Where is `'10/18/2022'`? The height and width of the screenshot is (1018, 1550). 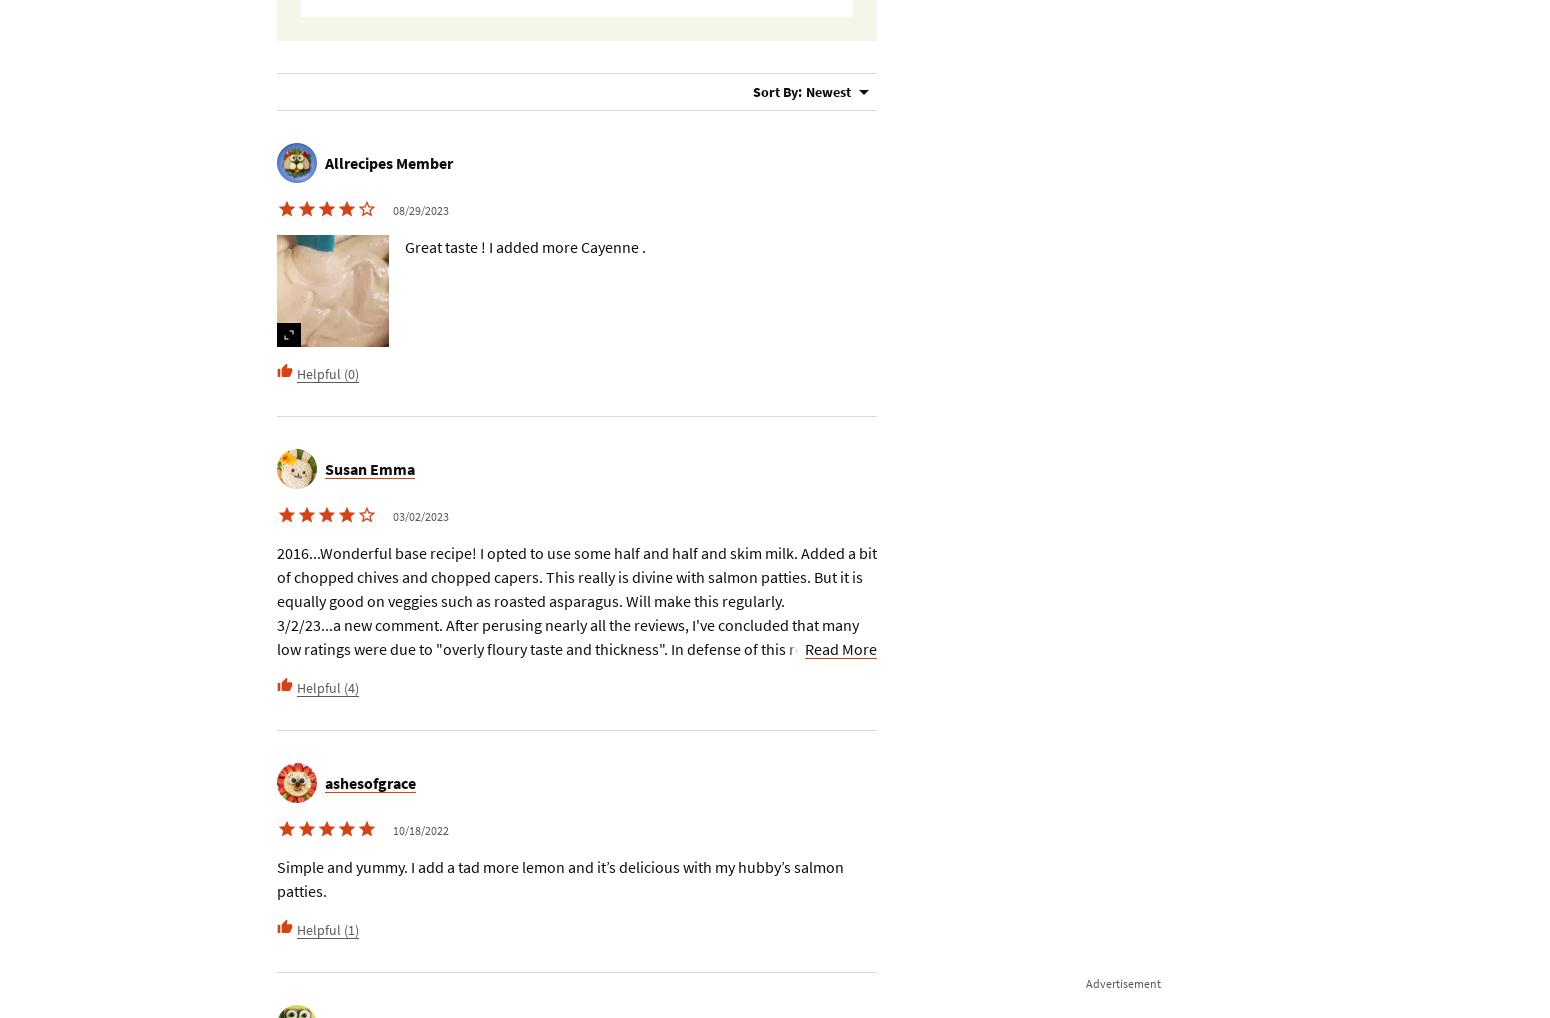 '10/18/2022' is located at coordinates (392, 829).